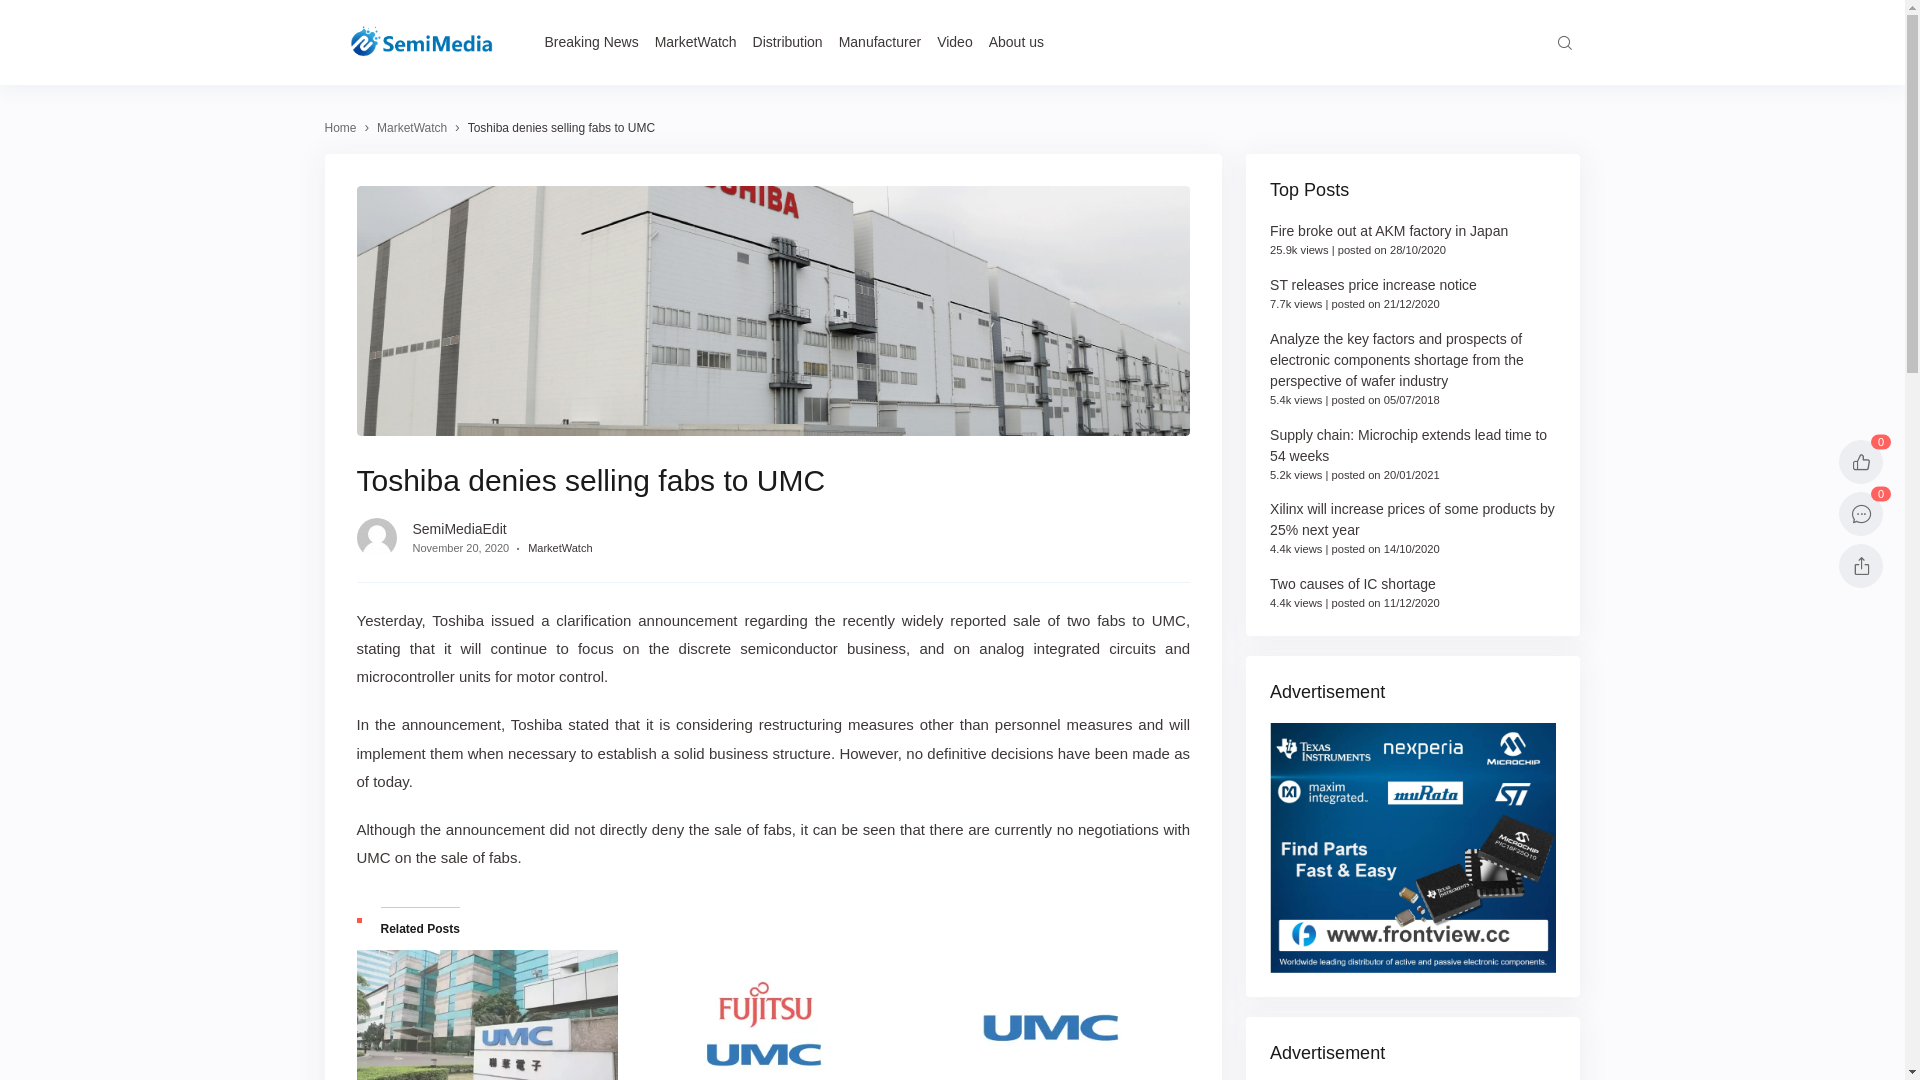 This screenshot has height=1080, width=1920. Describe the element at coordinates (1016, 42) in the screenshot. I see `'About us'` at that location.